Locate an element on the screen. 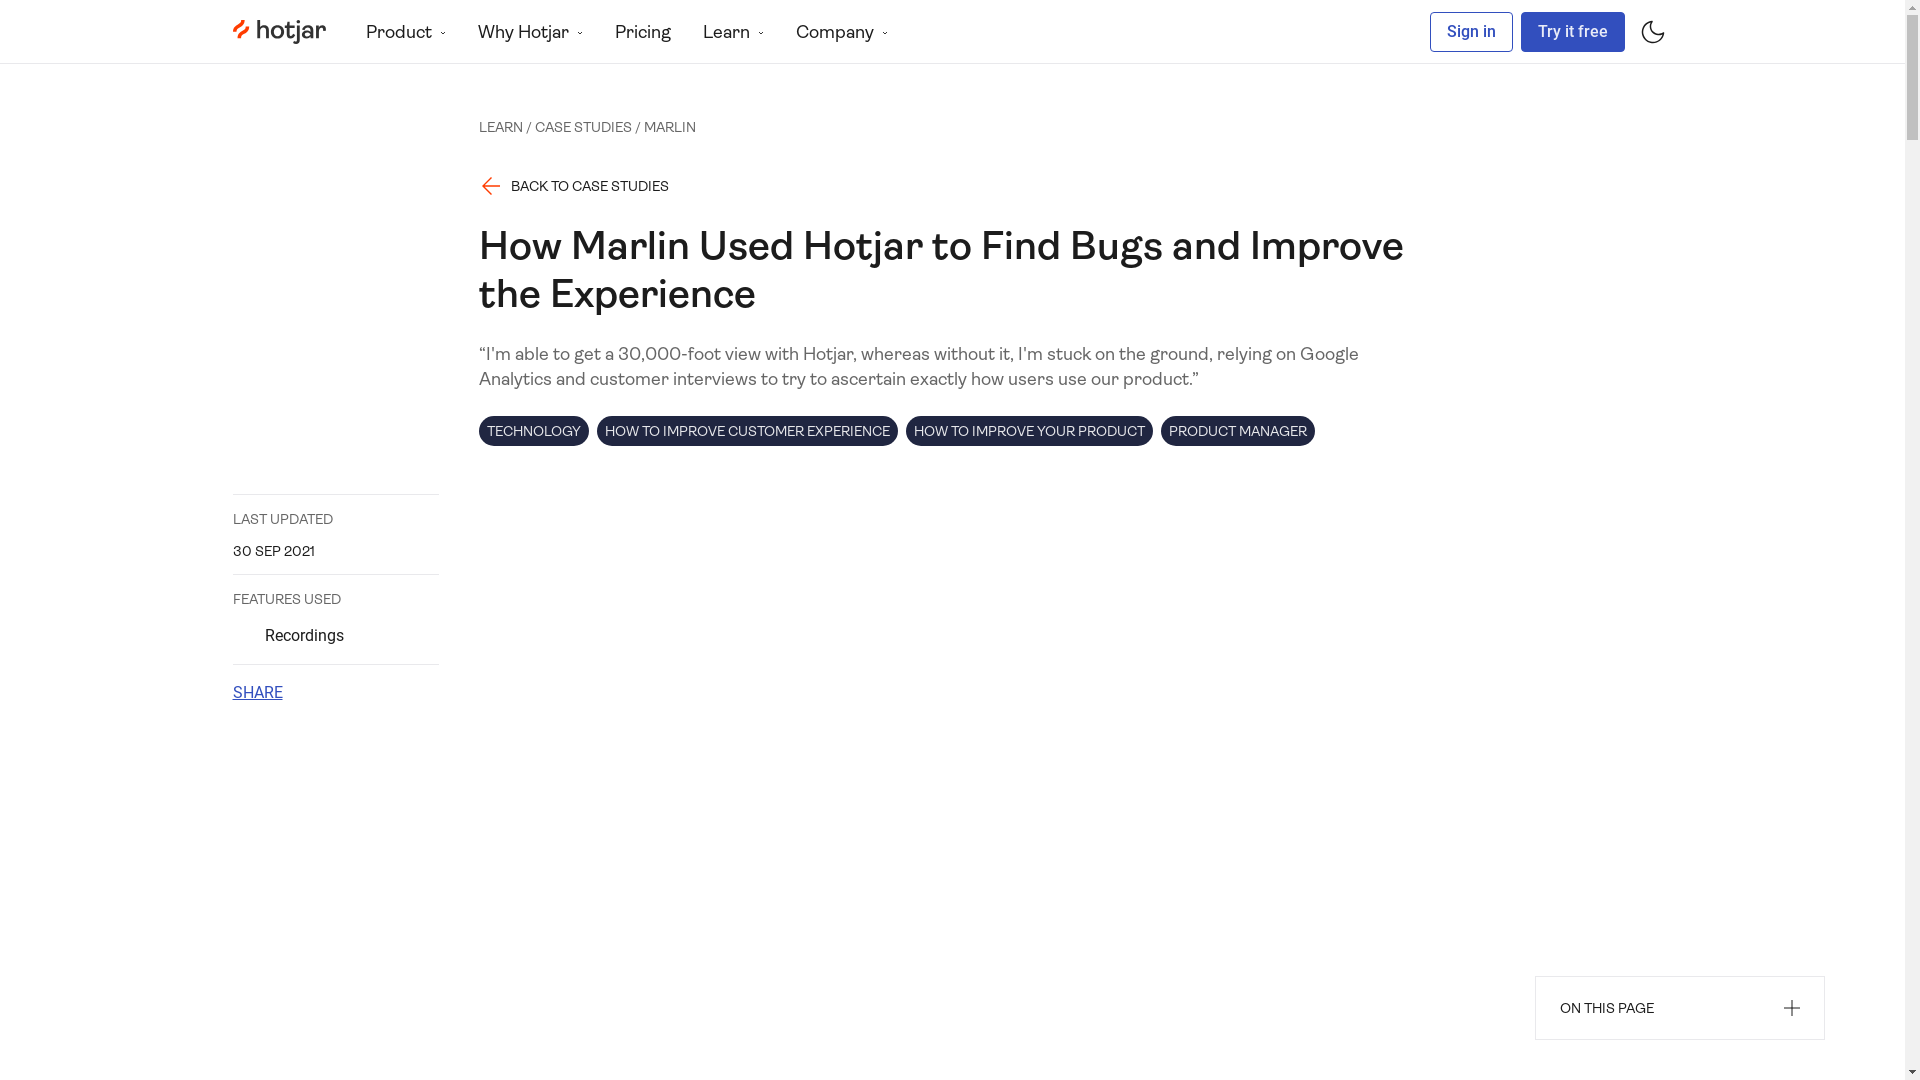 The width and height of the screenshot is (1920, 1080). 'SHARE' is located at coordinates (256, 692).